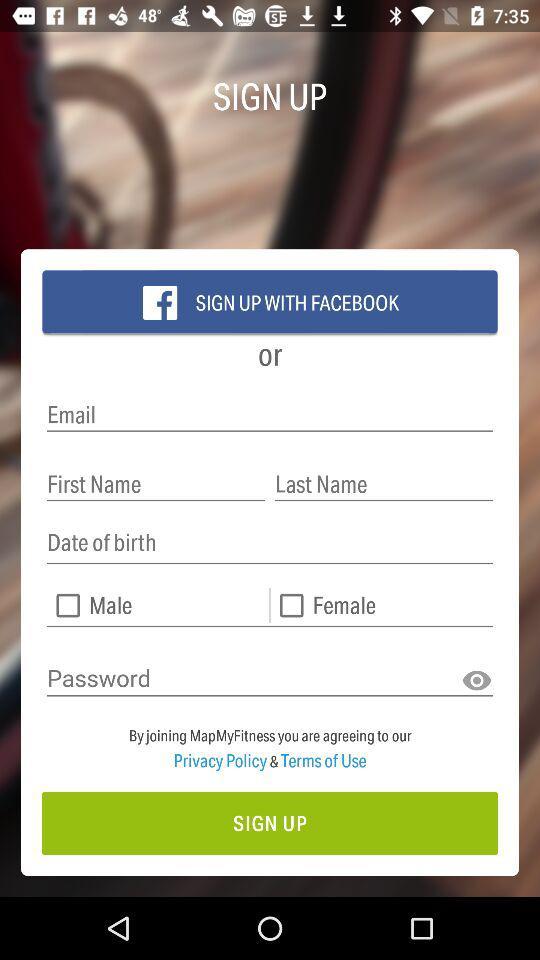 This screenshot has width=540, height=960. What do you see at coordinates (157, 604) in the screenshot?
I see `the check box male which is before checkbox female on the page` at bounding box center [157, 604].